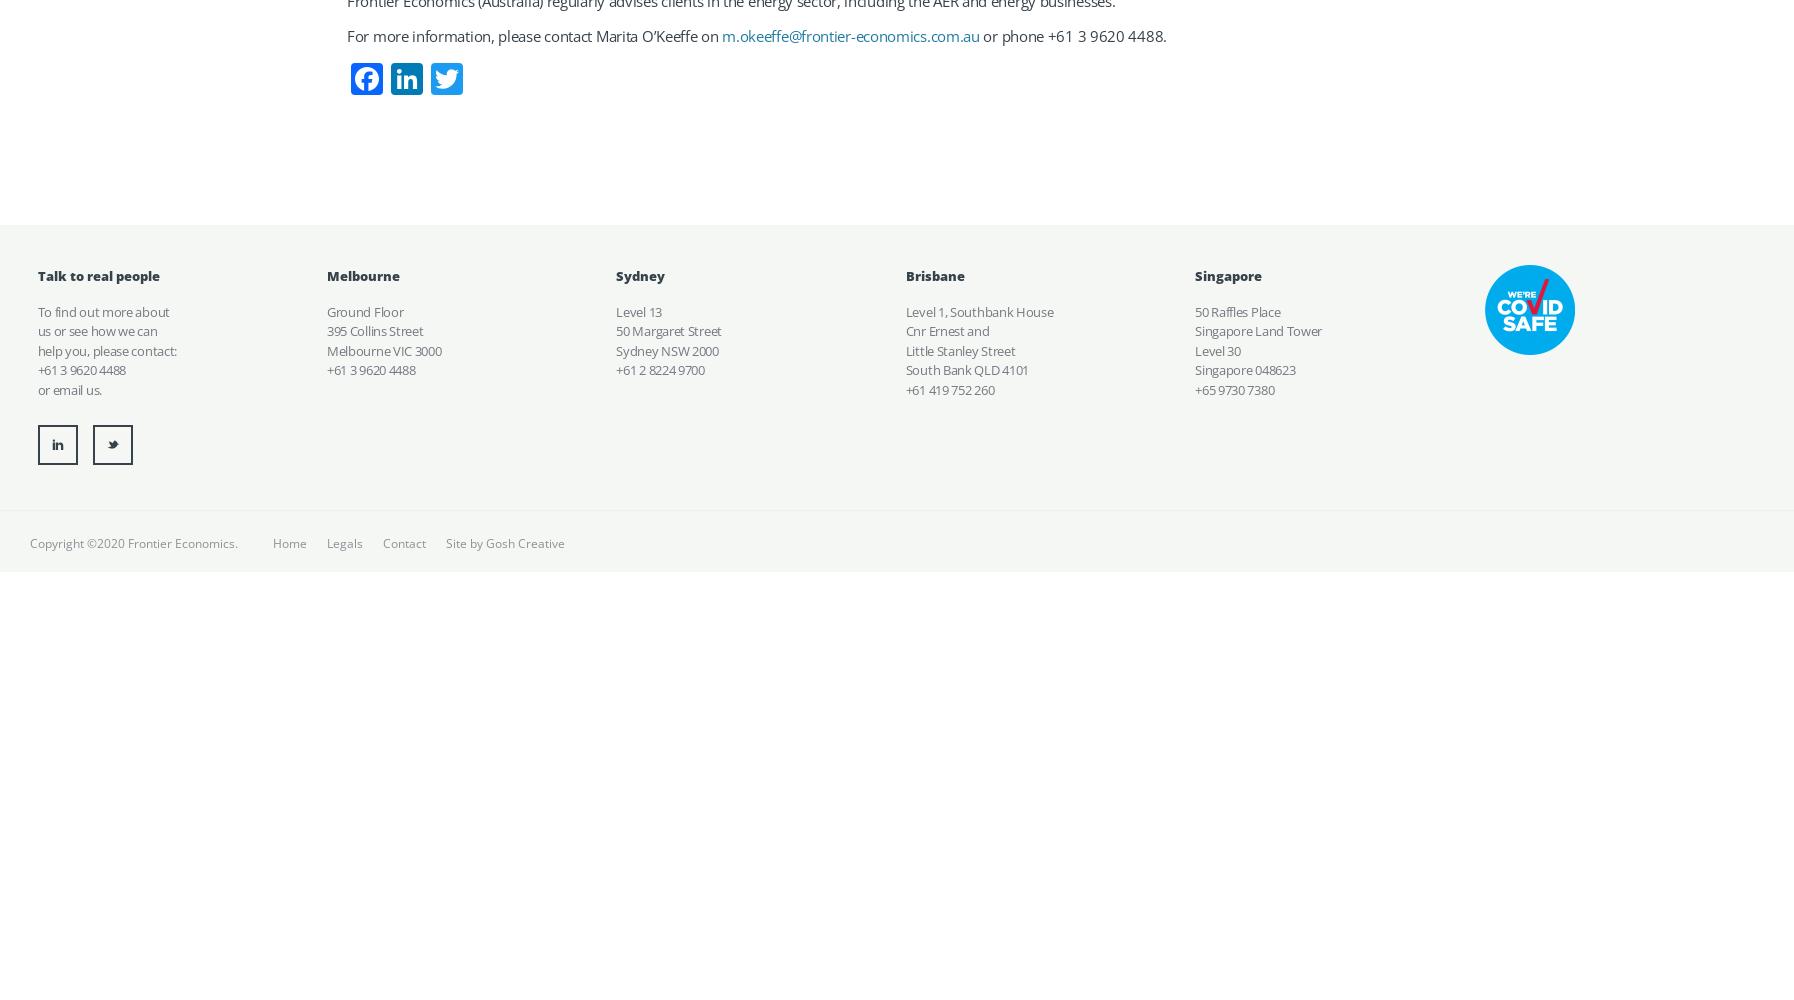 The height and width of the screenshot is (1000, 1794). I want to click on 'help you, please contact:', so click(105, 349).